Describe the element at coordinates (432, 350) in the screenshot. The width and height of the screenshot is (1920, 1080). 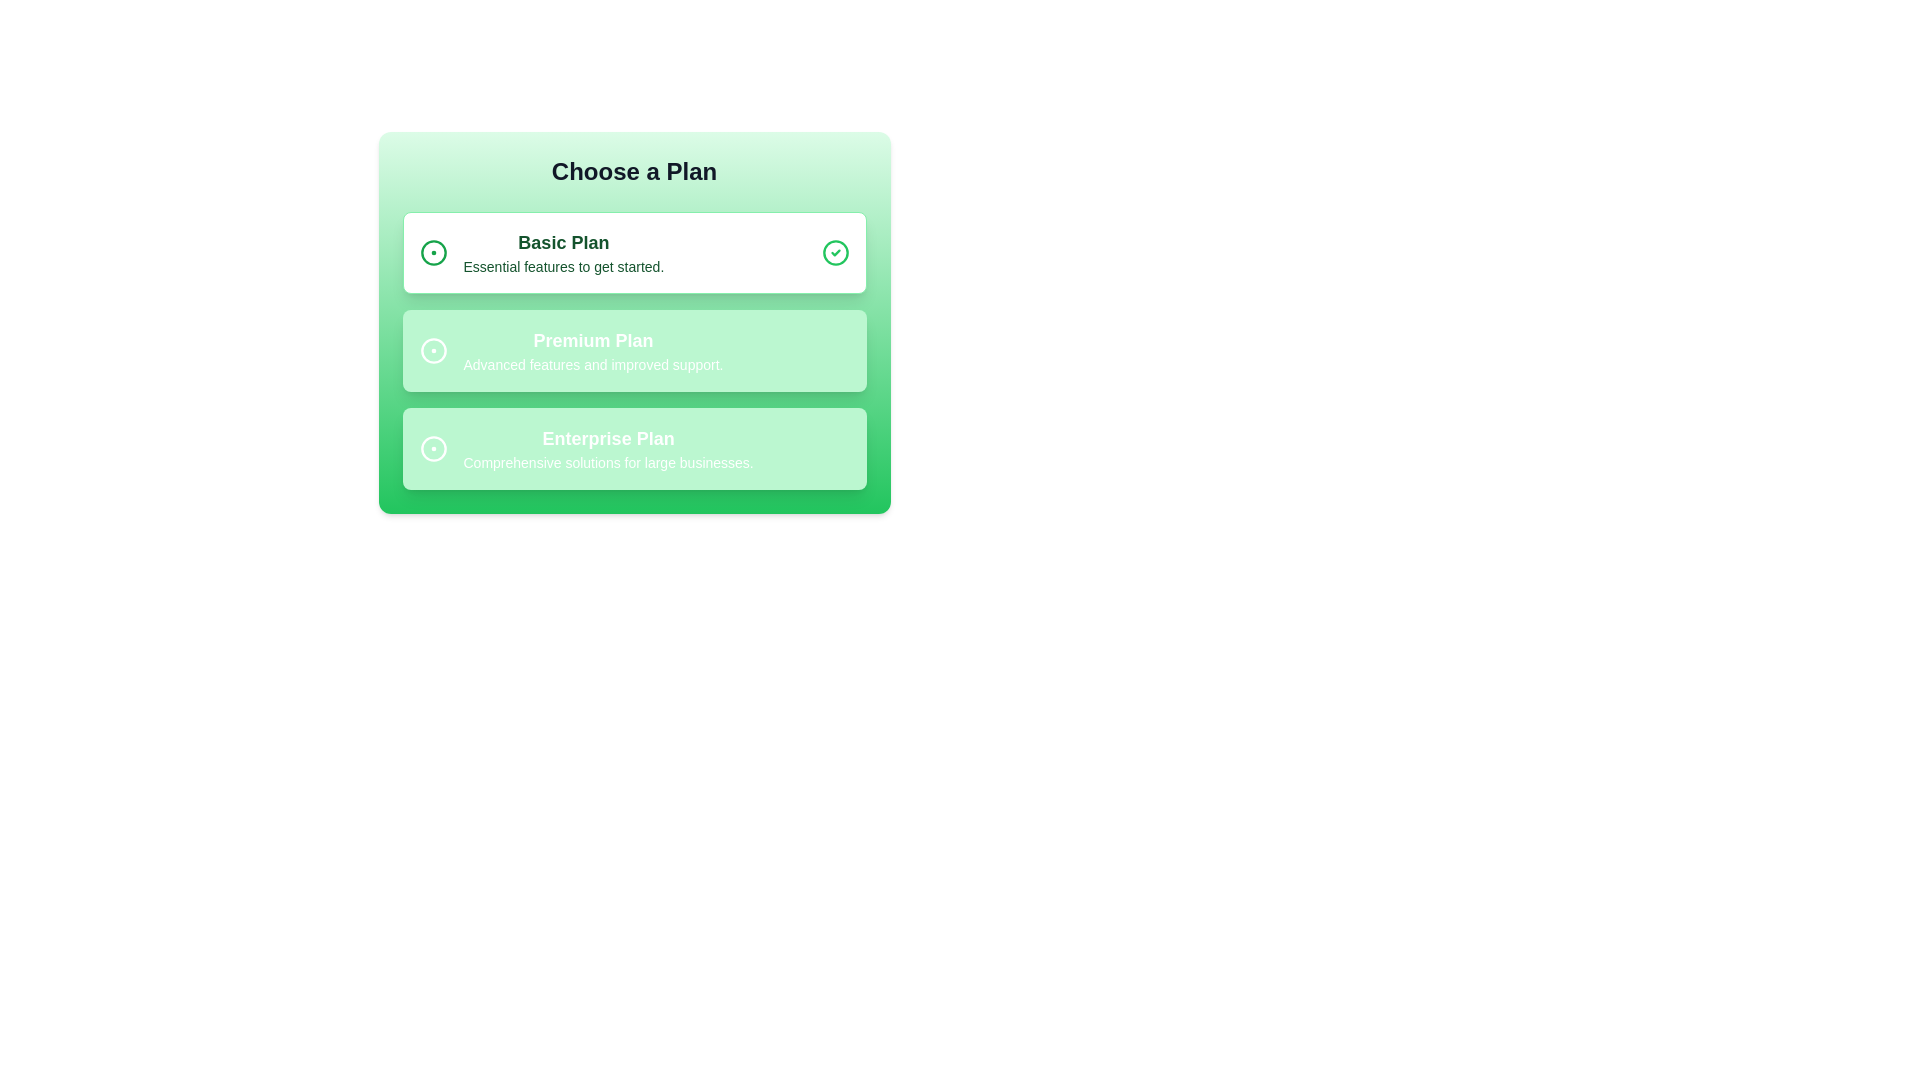
I see `the circular radio button indicator styled in white against a pale green background` at that location.